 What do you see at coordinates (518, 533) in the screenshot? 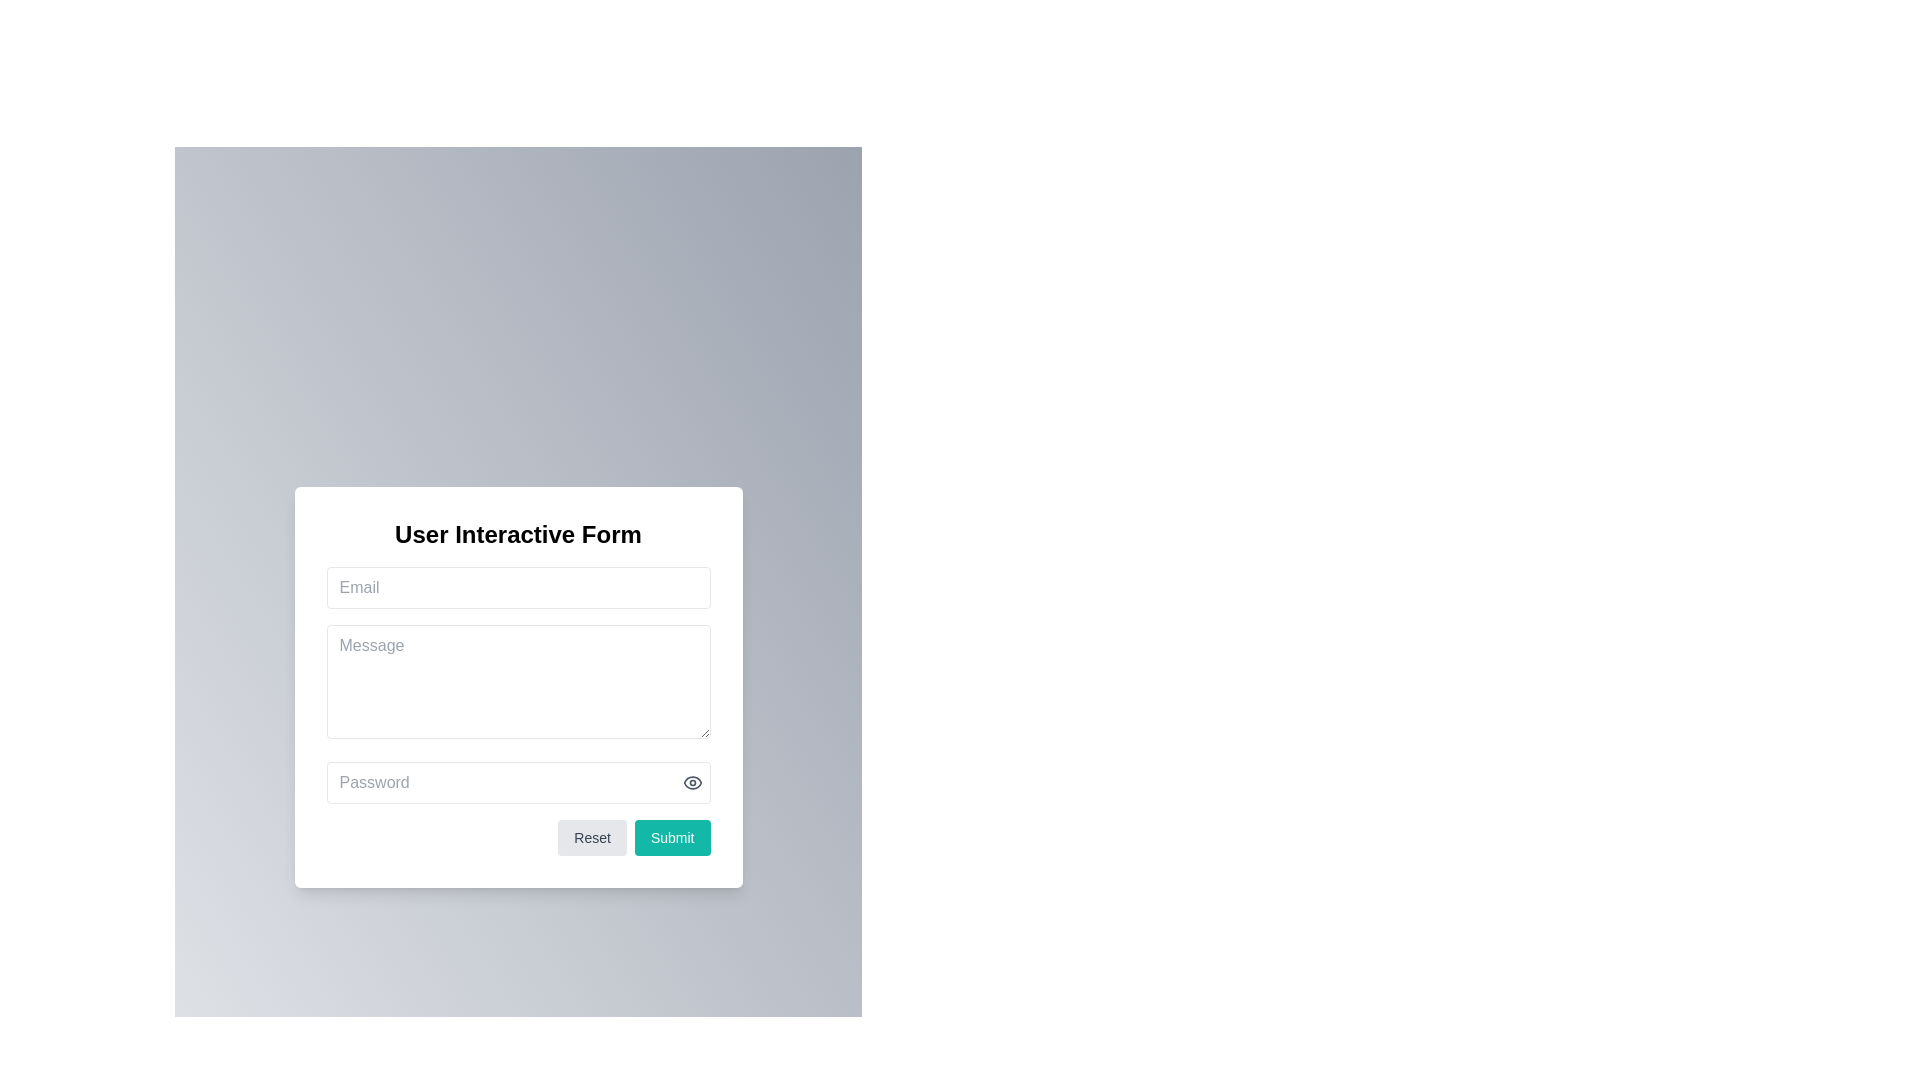
I see `text from the heading labeled 'User Interactive Form', which is a bold, large font text aligned at the top center of the form interface` at bounding box center [518, 533].